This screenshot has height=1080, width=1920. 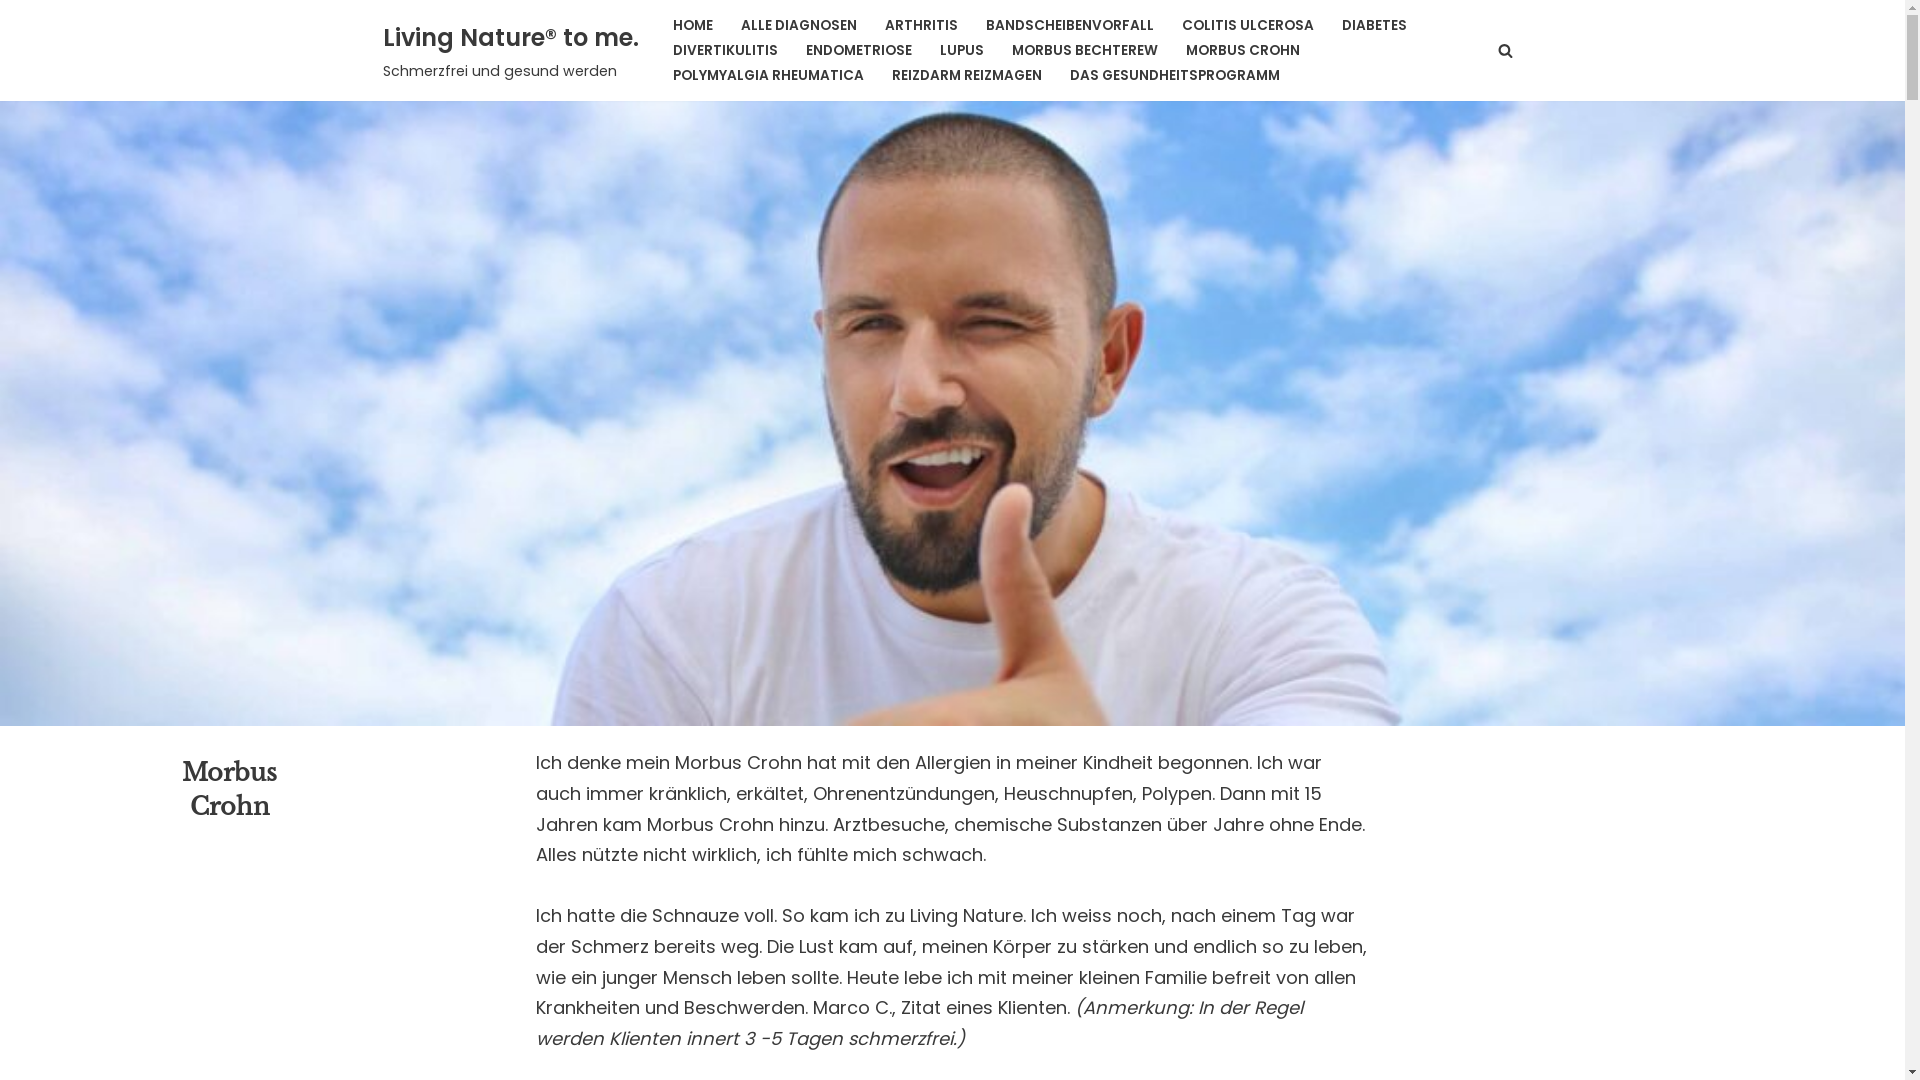 I want to click on 'DIVERTIKULITIS', so click(x=723, y=49).